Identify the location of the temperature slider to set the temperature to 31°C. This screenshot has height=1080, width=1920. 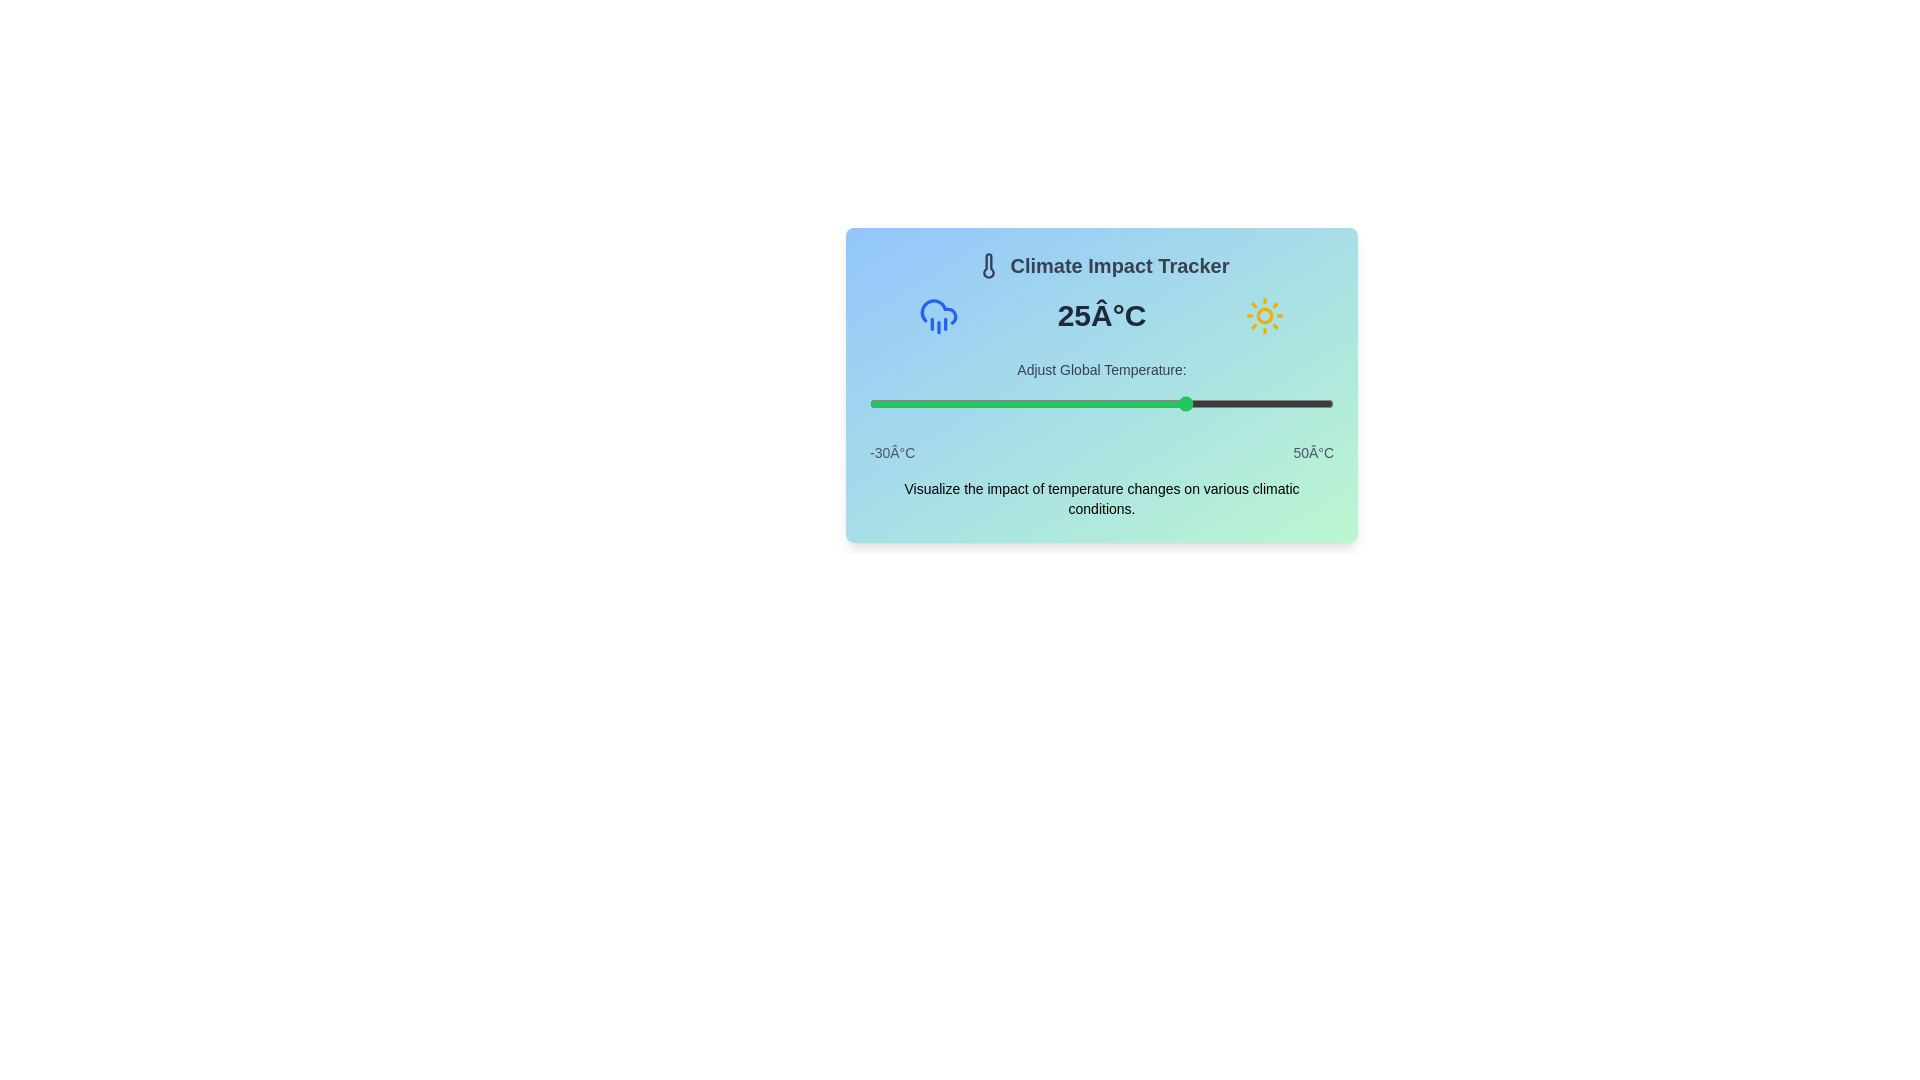
(1222, 404).